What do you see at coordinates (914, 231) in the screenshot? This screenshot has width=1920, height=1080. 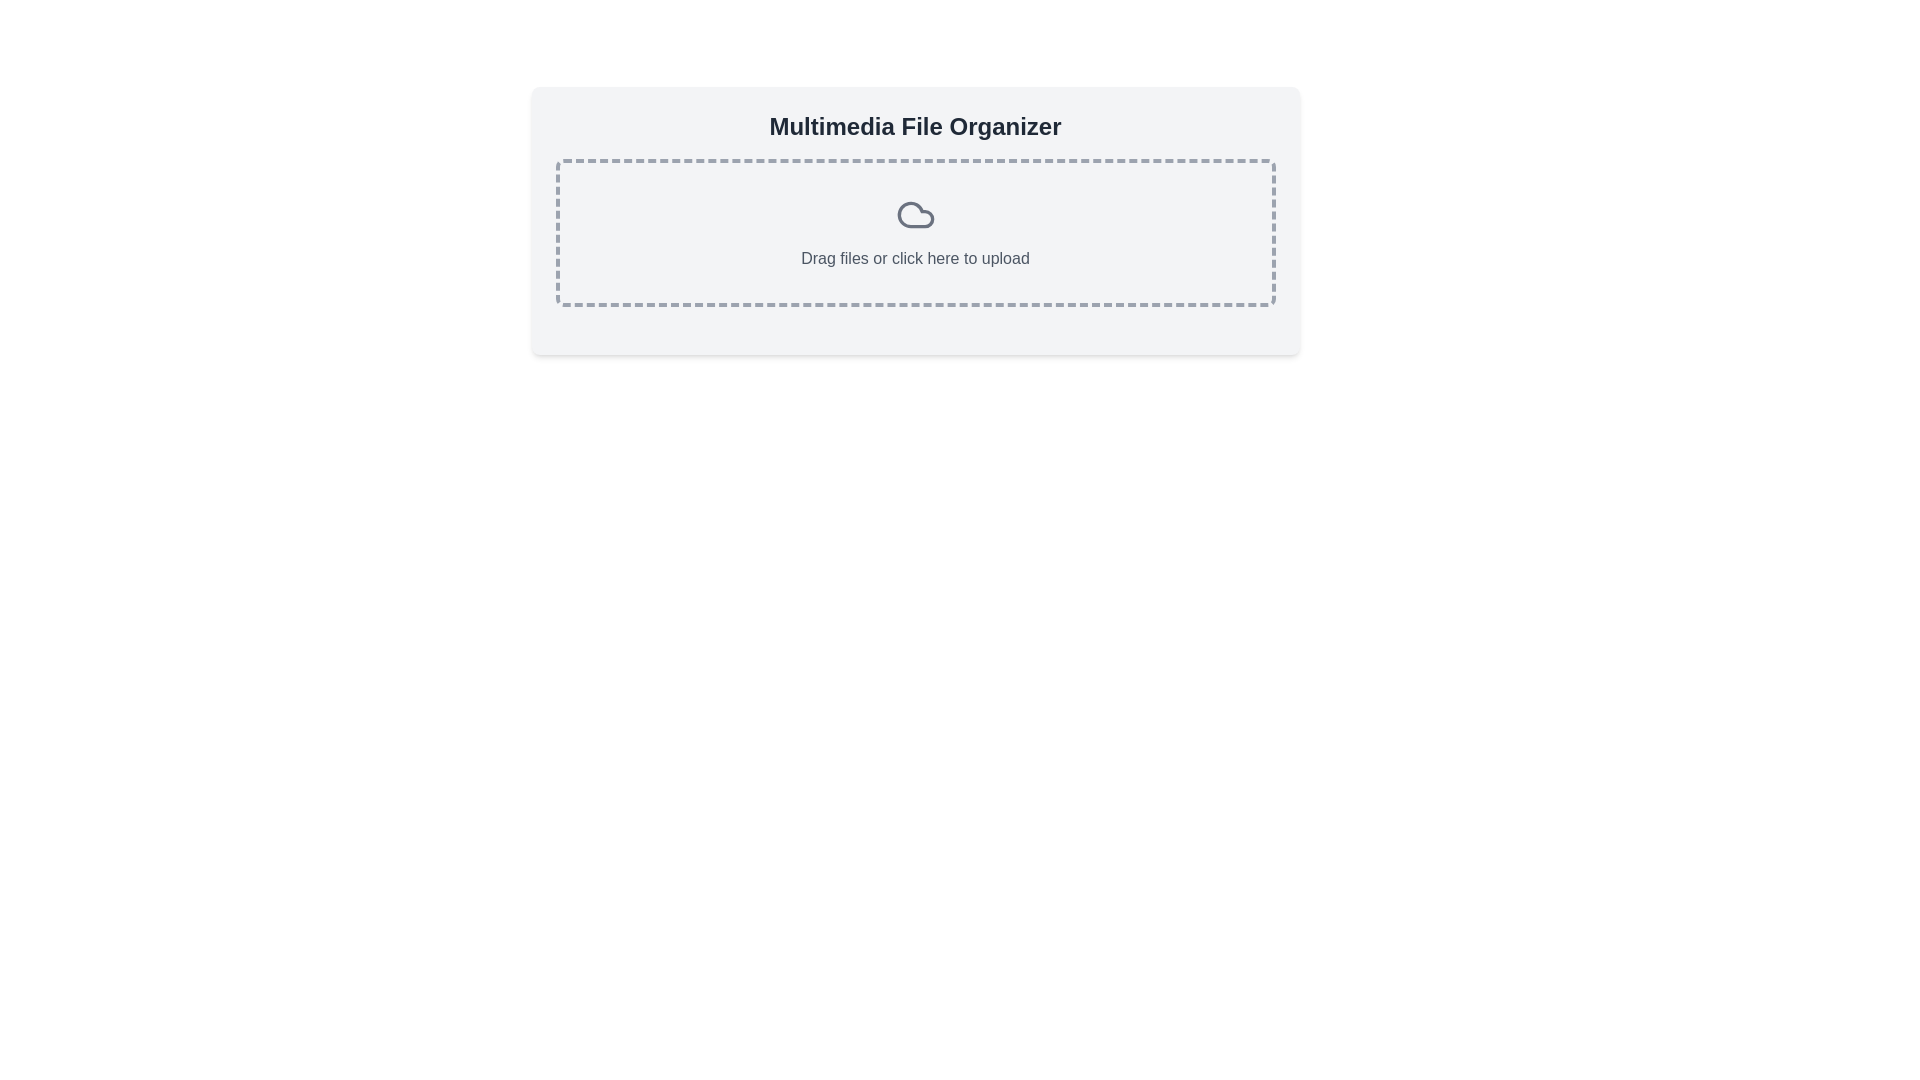 I see `the File upload area located below the 'Multimedia File Organizer' header` at bounding box center [914, 231].